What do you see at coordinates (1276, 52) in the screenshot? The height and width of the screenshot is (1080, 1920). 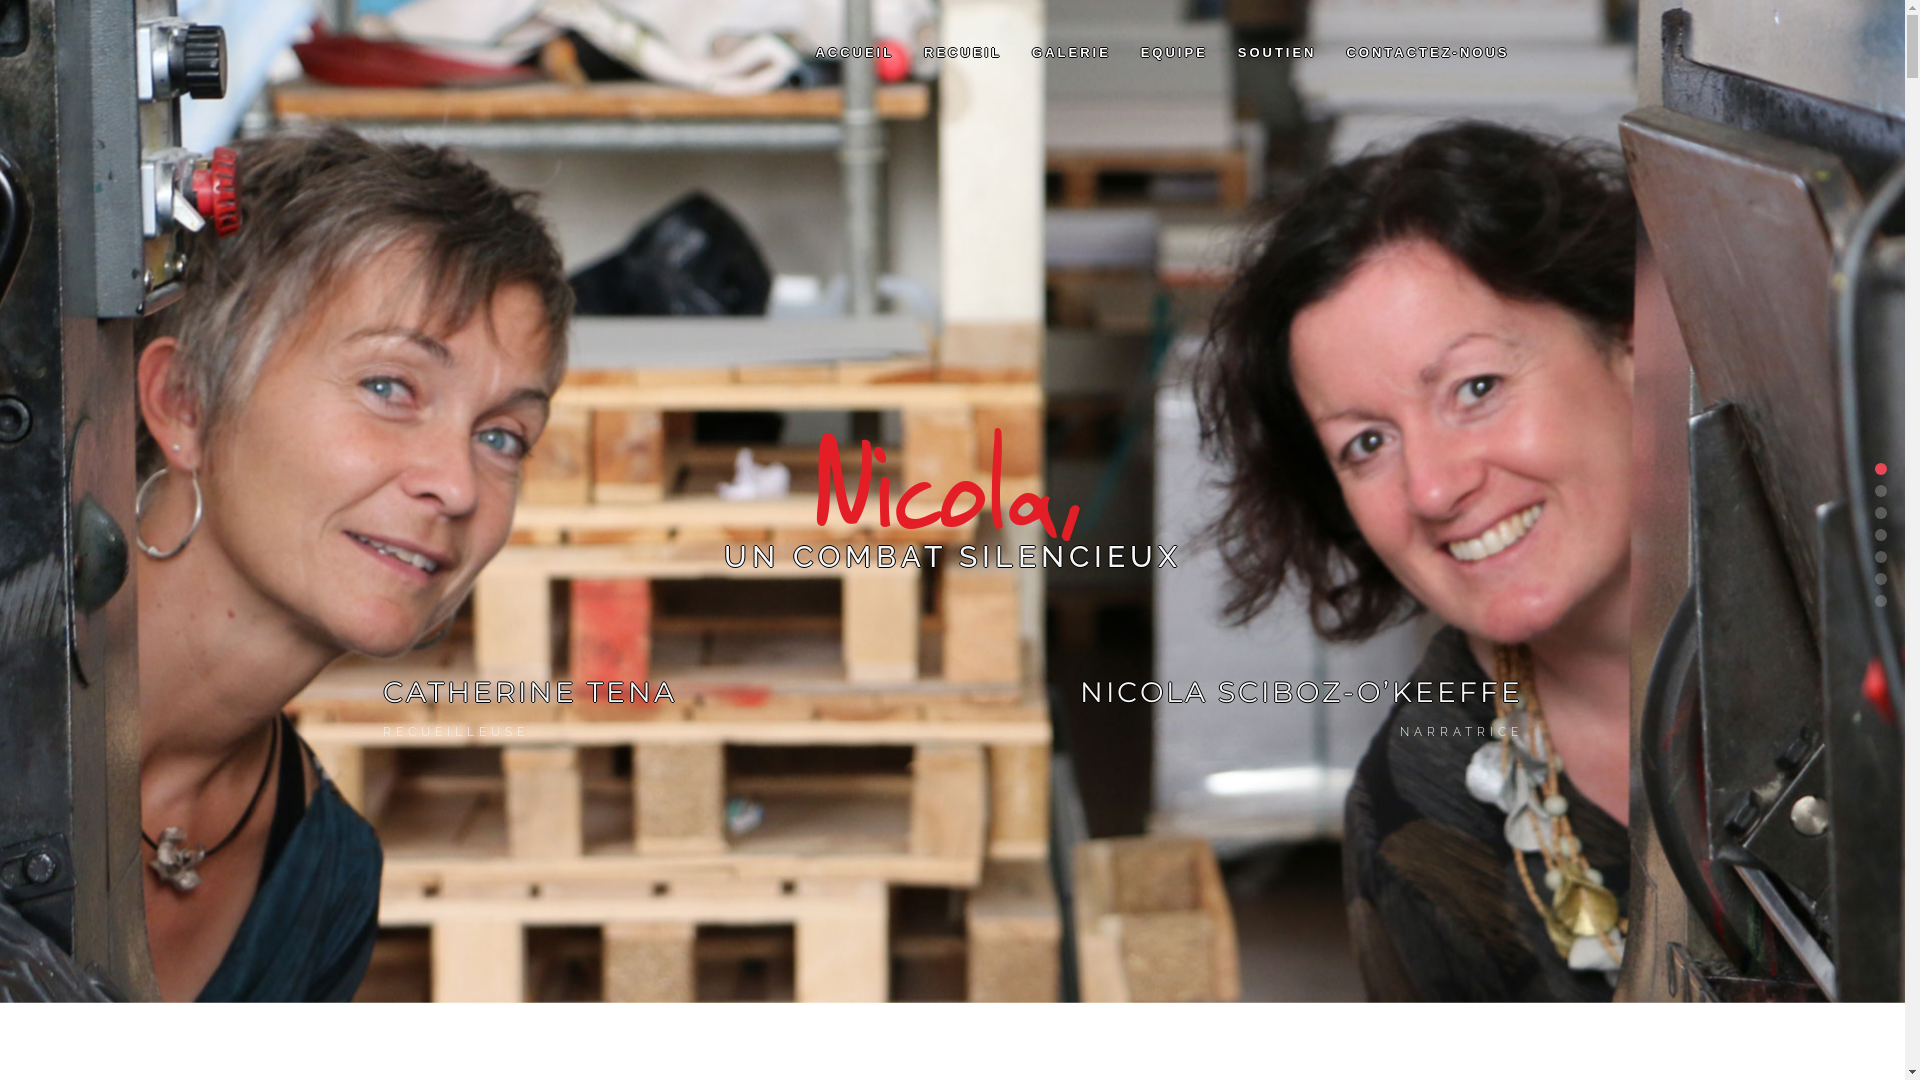 I see `'SOUTIEN'` at bounding box center [1276, 52].